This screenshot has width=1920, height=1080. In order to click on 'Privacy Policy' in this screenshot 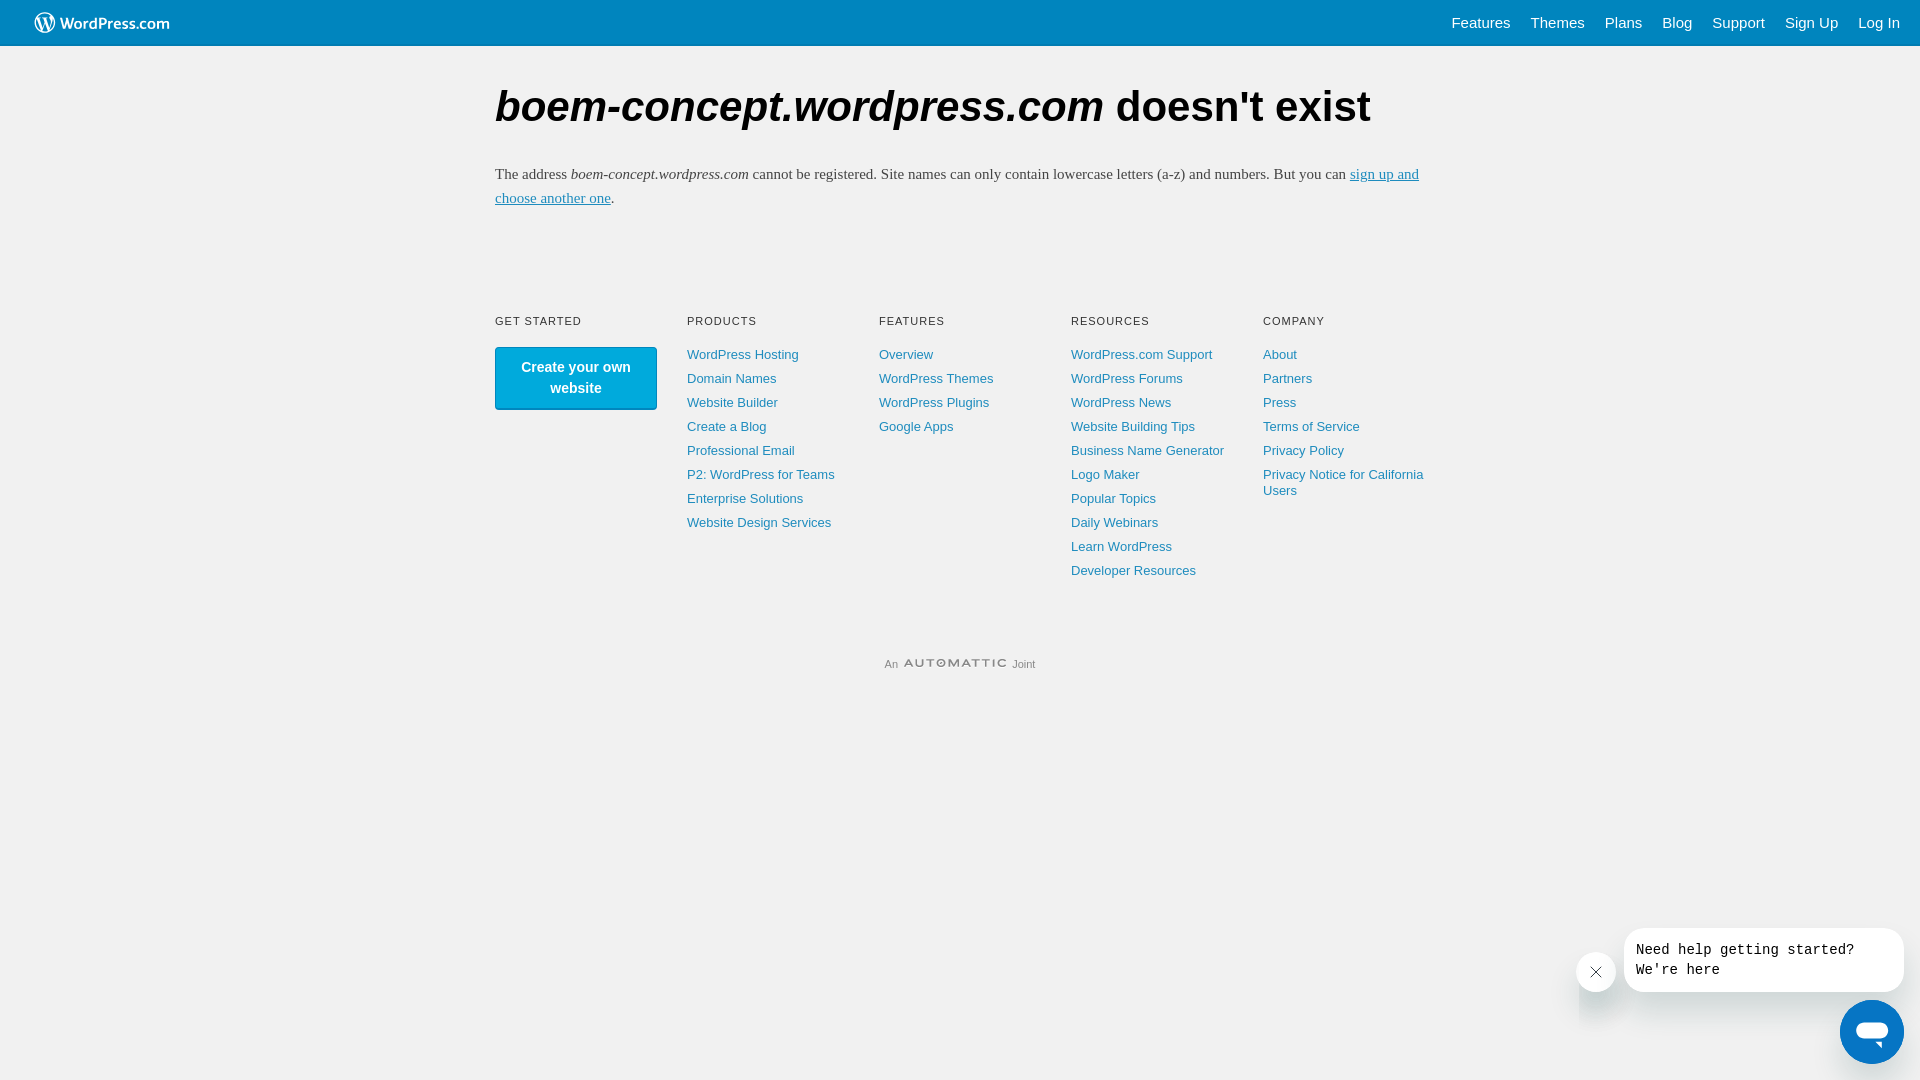, I will do `click(1303, 450)`.